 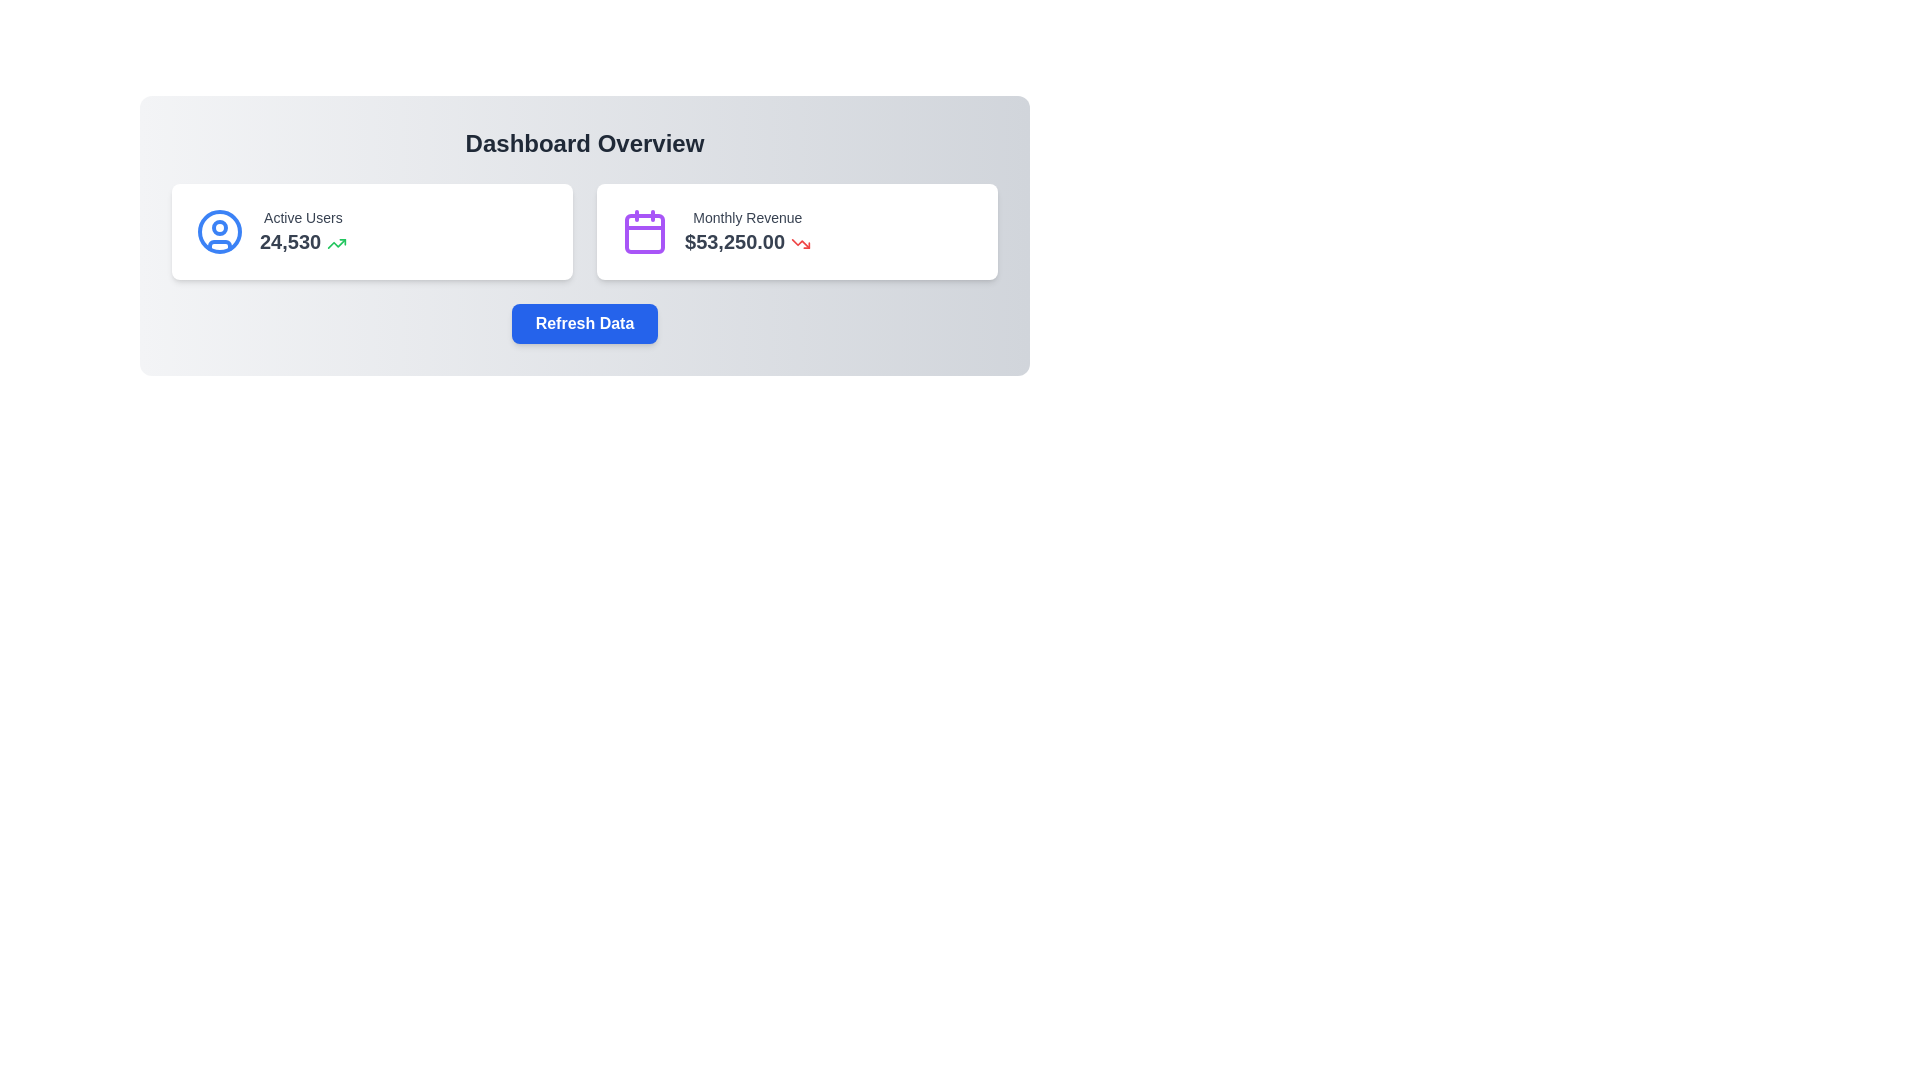 I want to click on information displayed on the Information Card that shows the count of active users, located to the left of the 'Monthly Revenue' card in the dashboard, so click(x=372, y=230).